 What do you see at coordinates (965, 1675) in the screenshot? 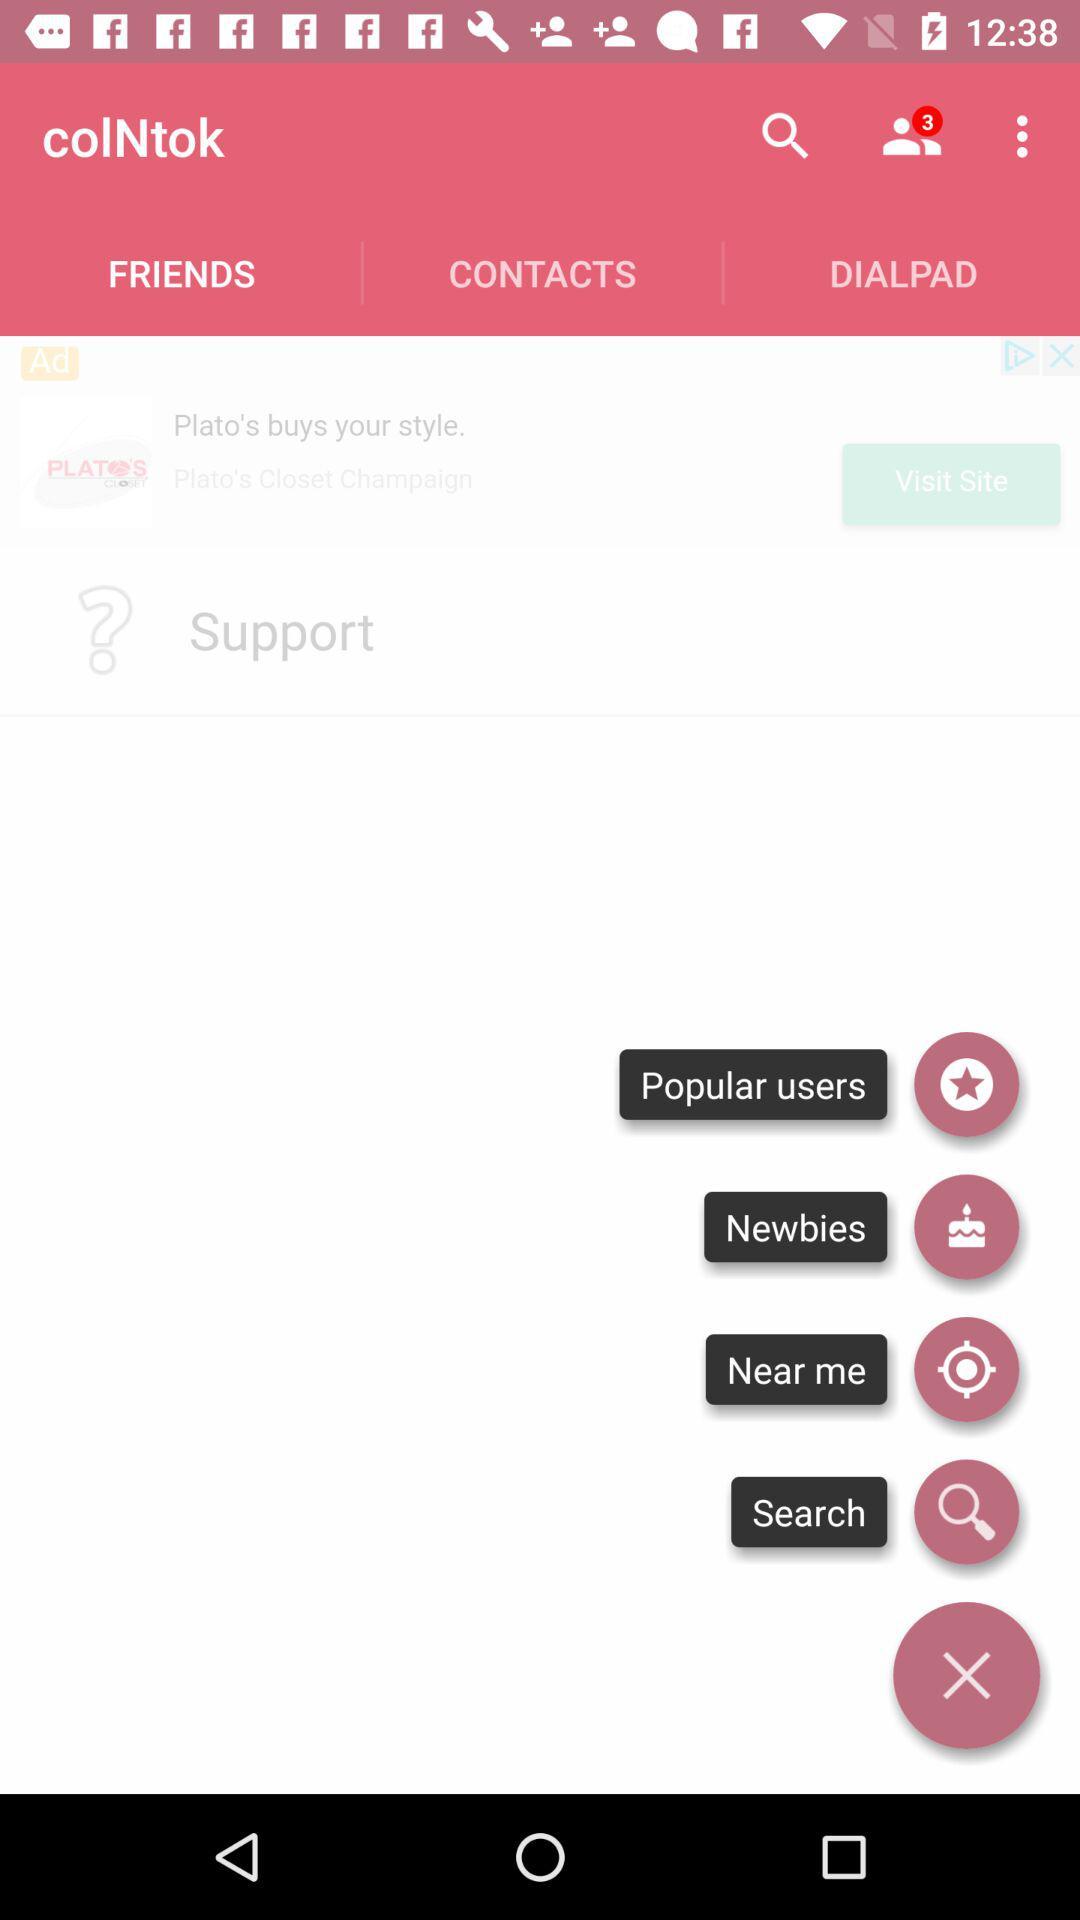
I see `this window` at bounding box center [965, 1675].